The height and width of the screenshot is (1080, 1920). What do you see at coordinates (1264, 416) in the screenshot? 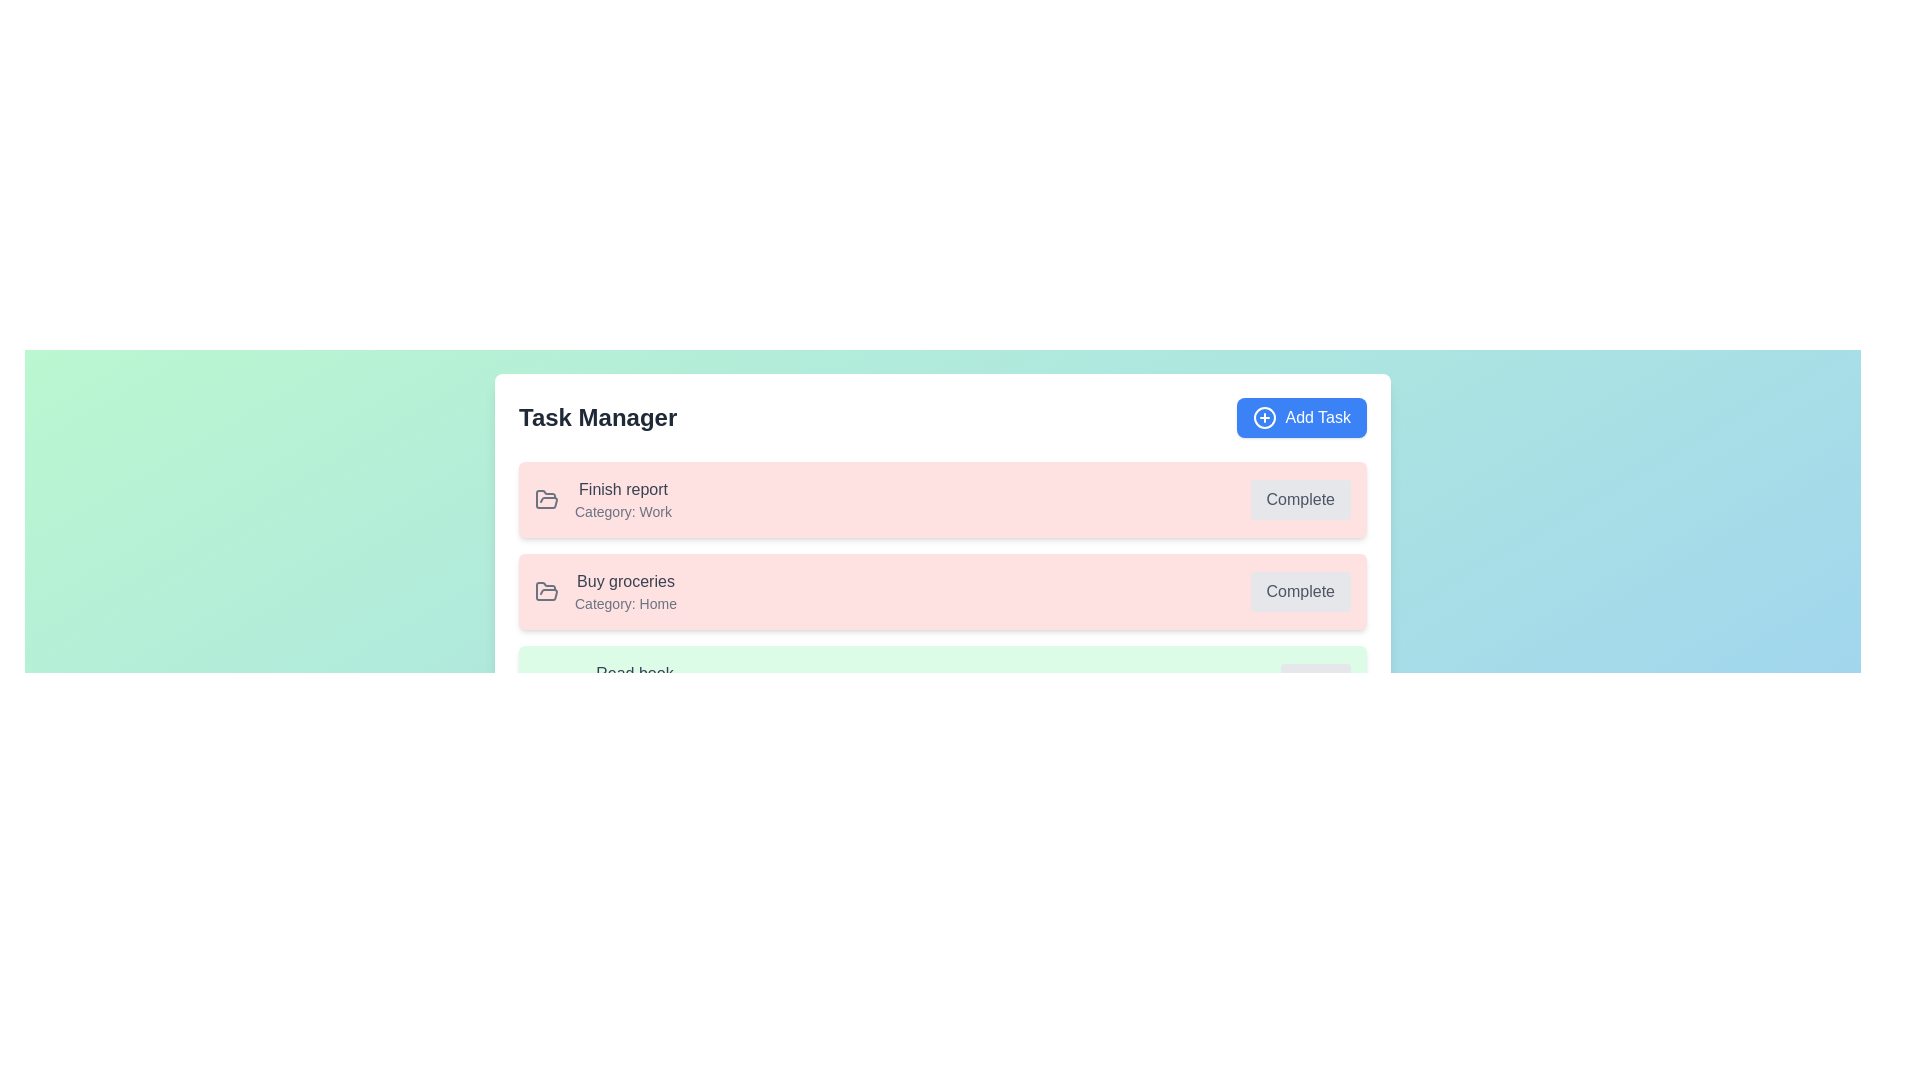
I see `decorative graphic element (circle) that enhances the 'Add Task' button located in the top-right corner of the interface` at bounding box center [1264, 416].